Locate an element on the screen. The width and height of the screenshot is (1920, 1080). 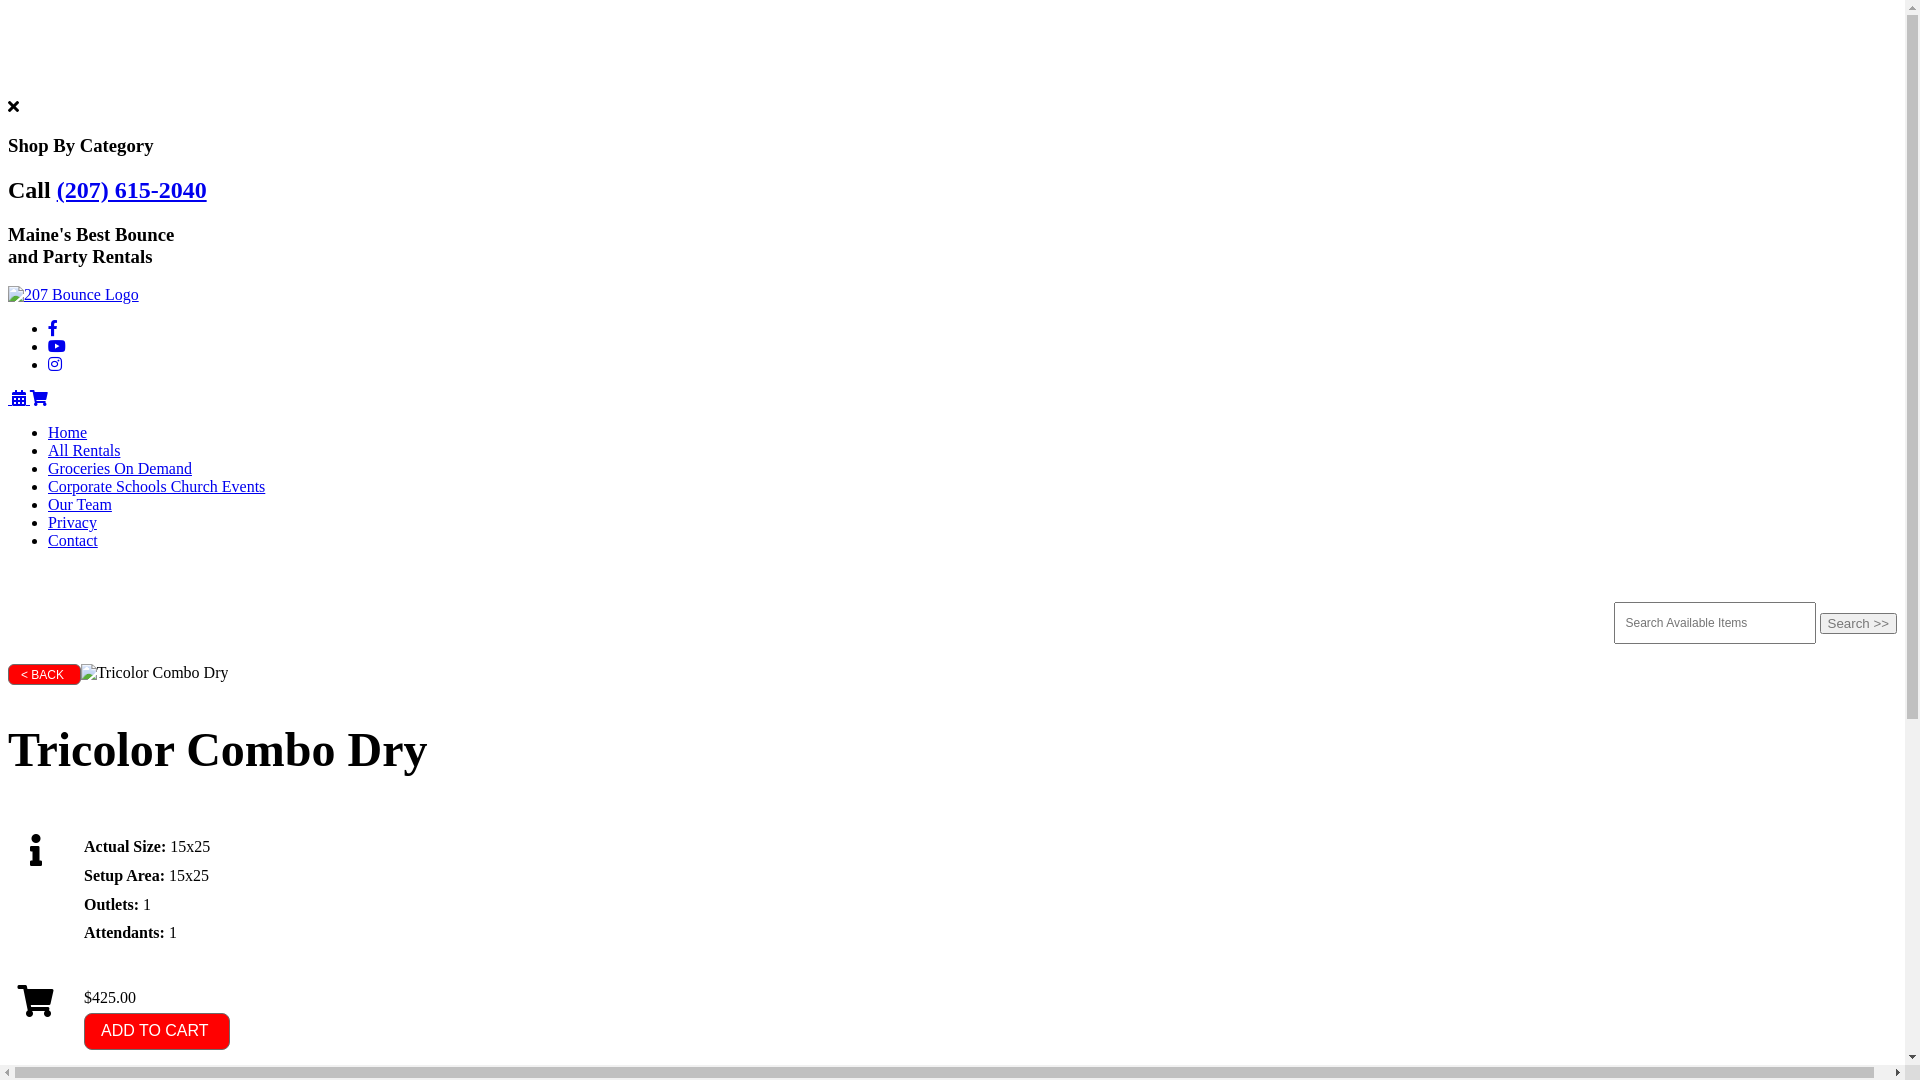
'Contact' is located at coordinates (72, 540).